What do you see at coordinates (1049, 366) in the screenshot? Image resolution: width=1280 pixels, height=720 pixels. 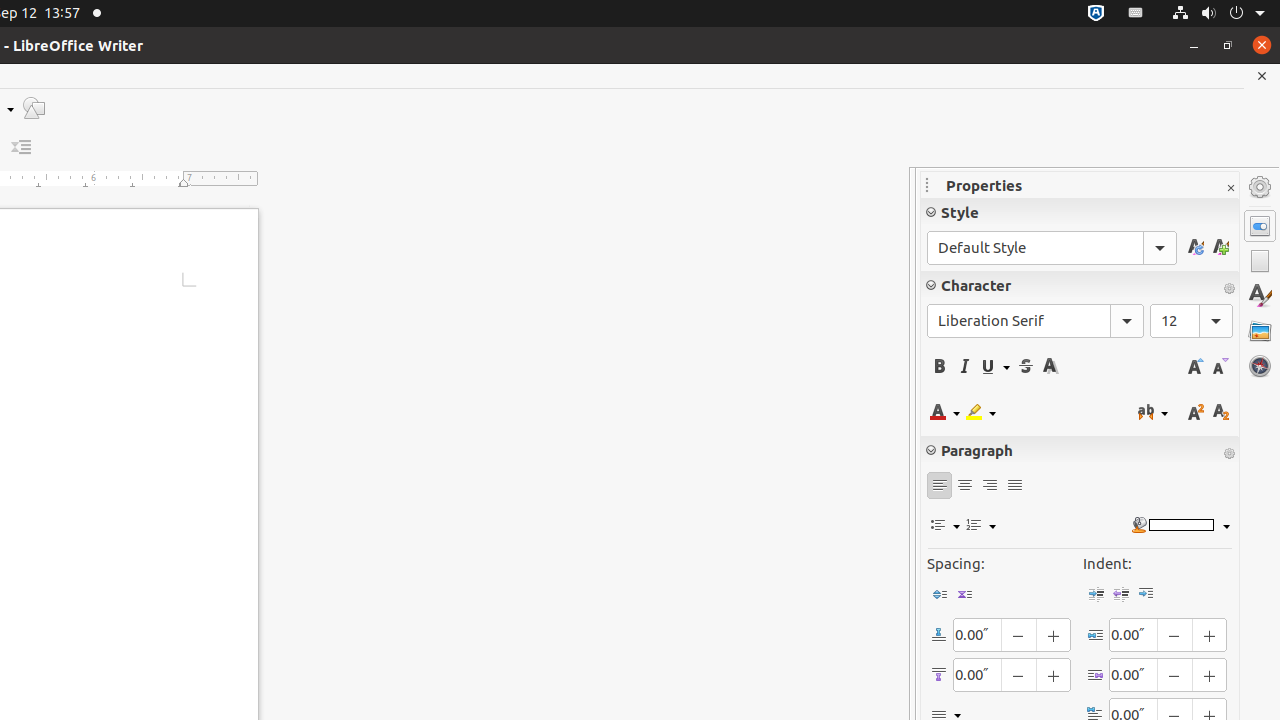 I see `'Shadow'` at bounding box center [1049, 366].